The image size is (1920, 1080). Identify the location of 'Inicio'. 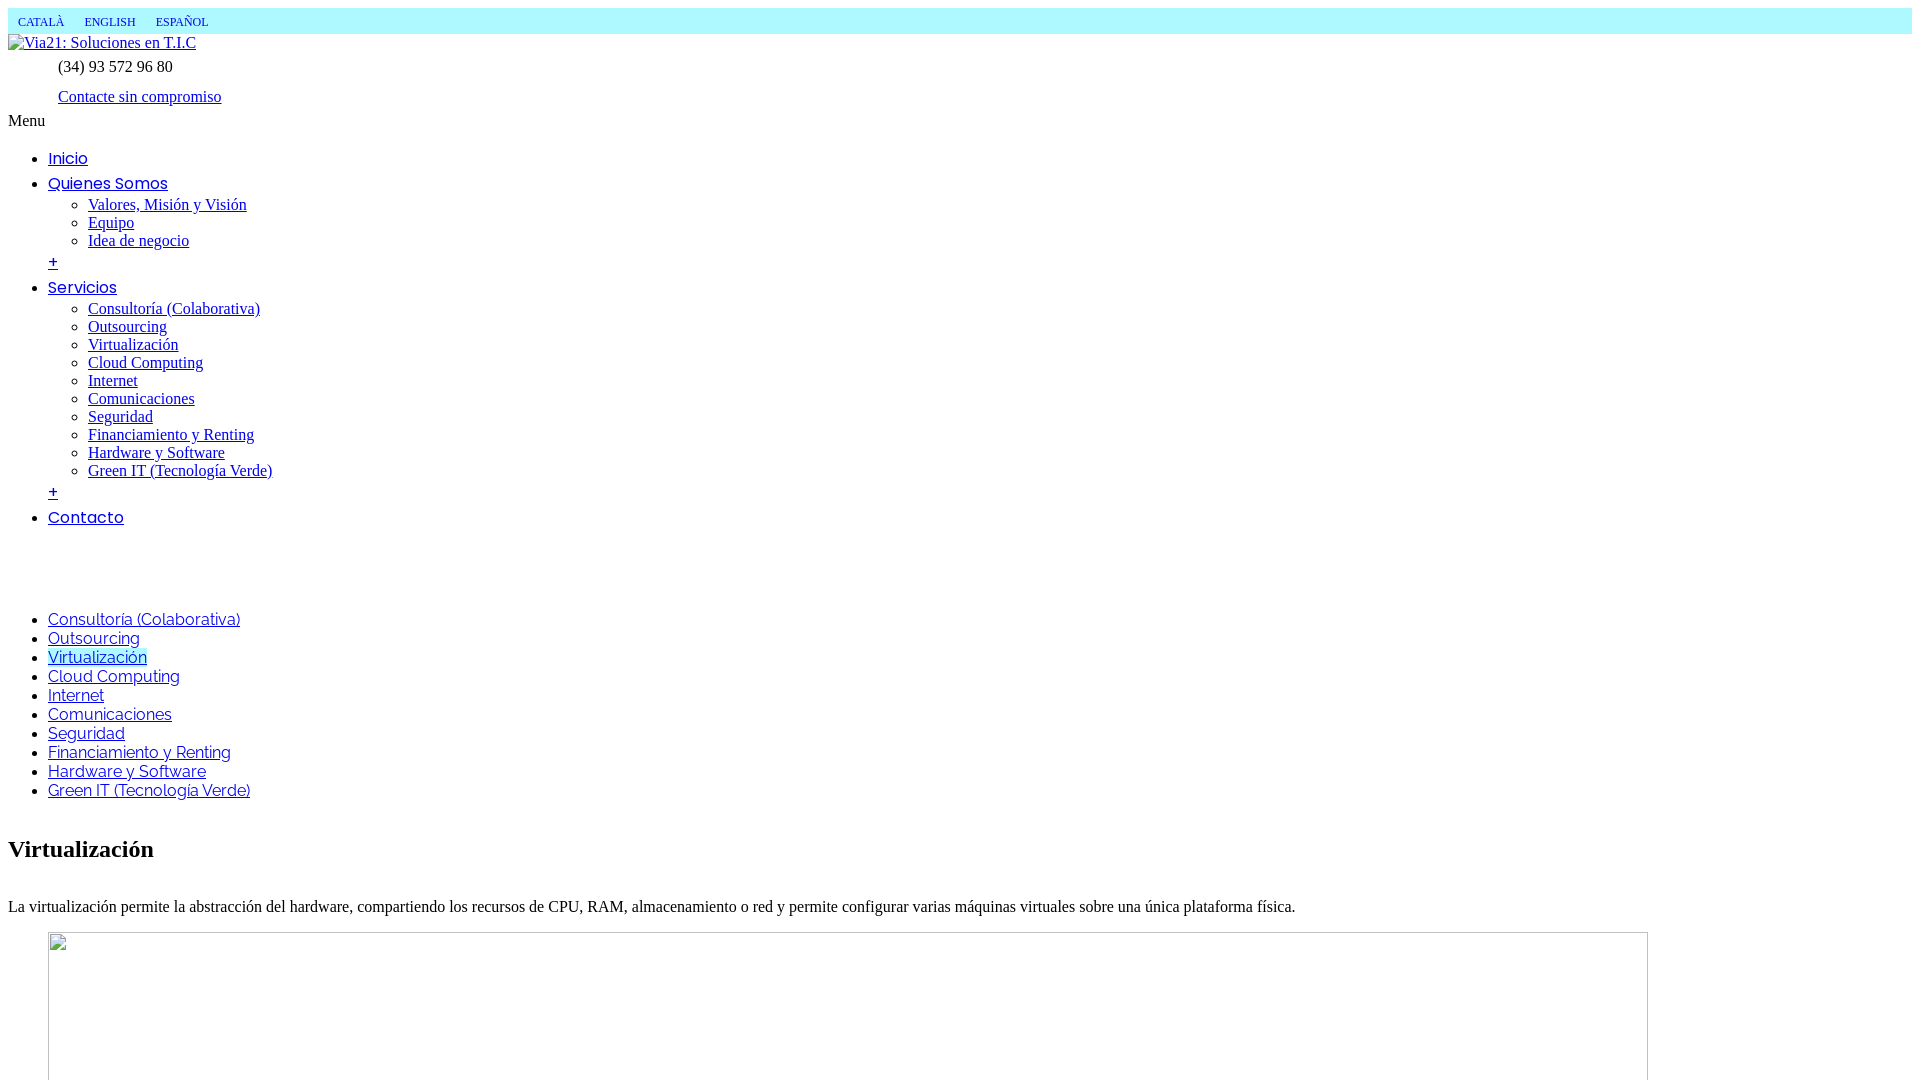
(67, 157).